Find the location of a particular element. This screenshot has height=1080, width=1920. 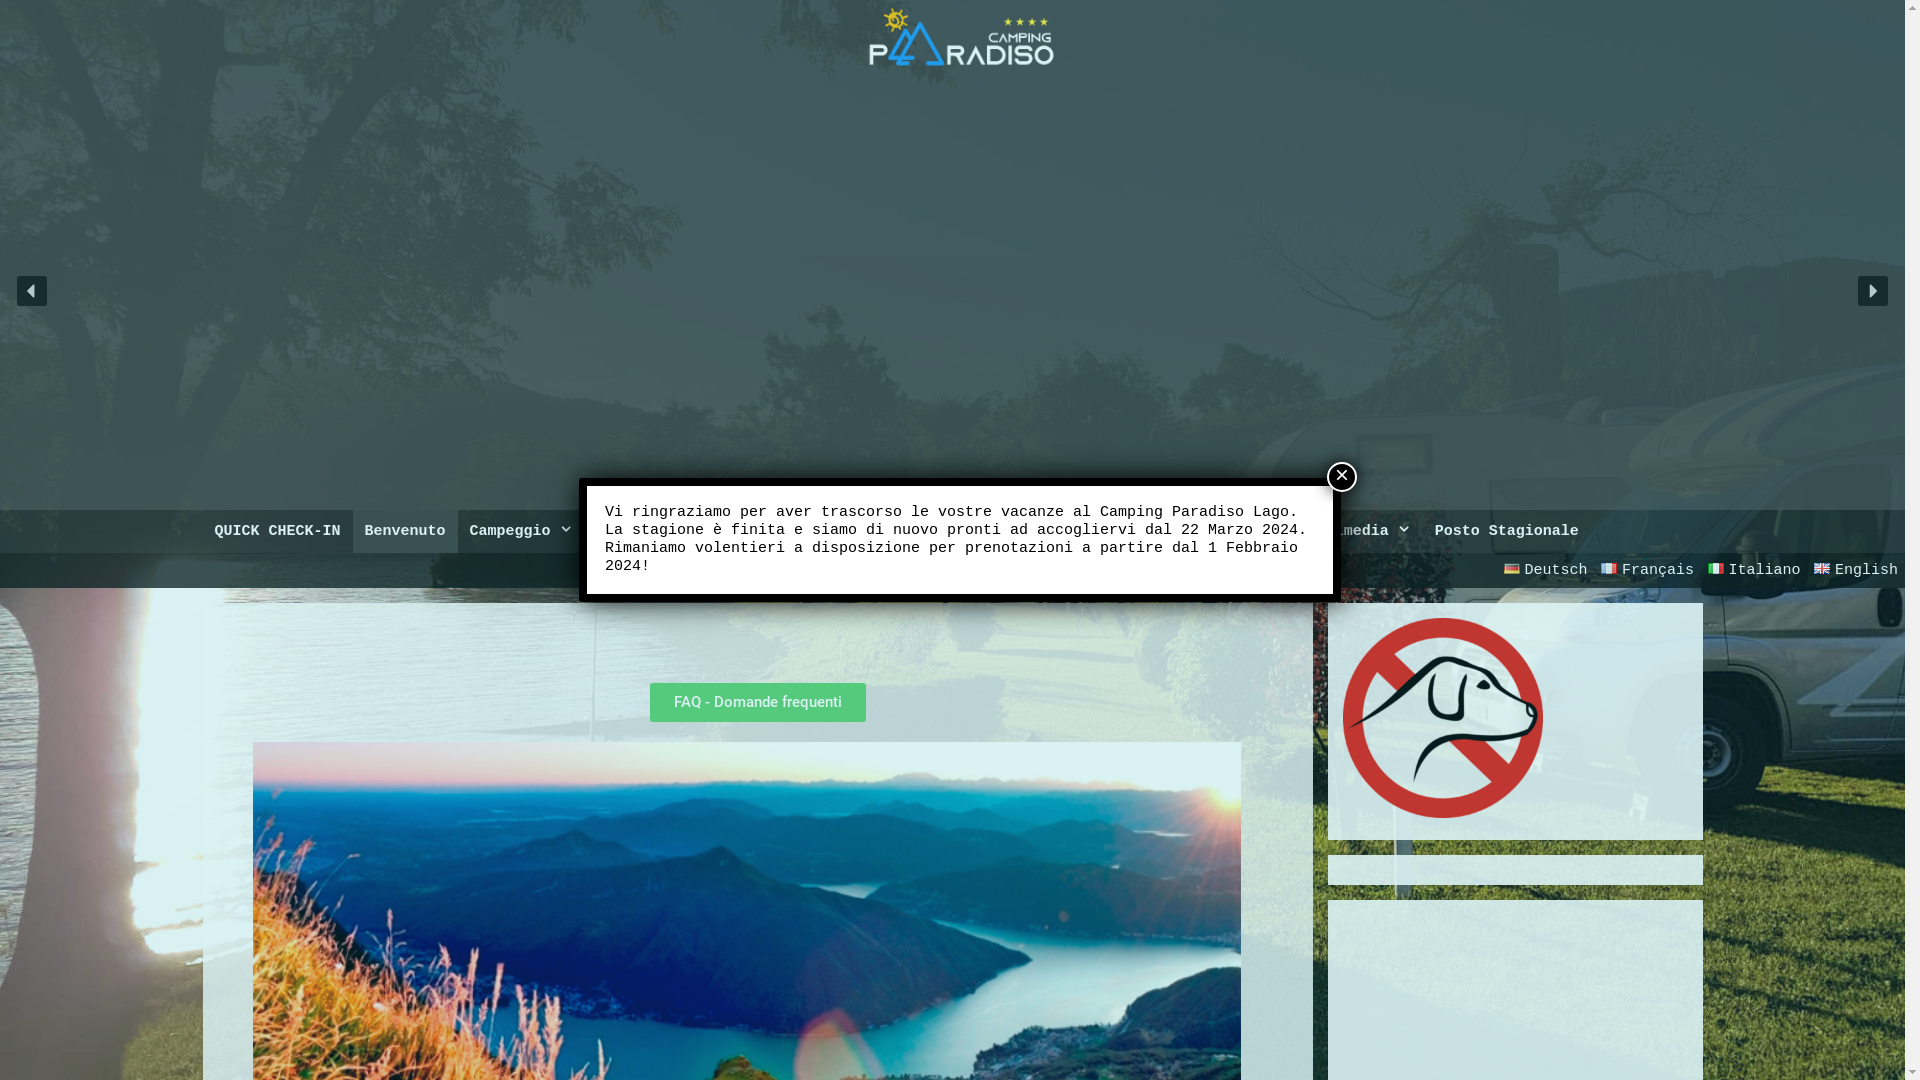

'Italiano' is located at coordinates (1753, 570).